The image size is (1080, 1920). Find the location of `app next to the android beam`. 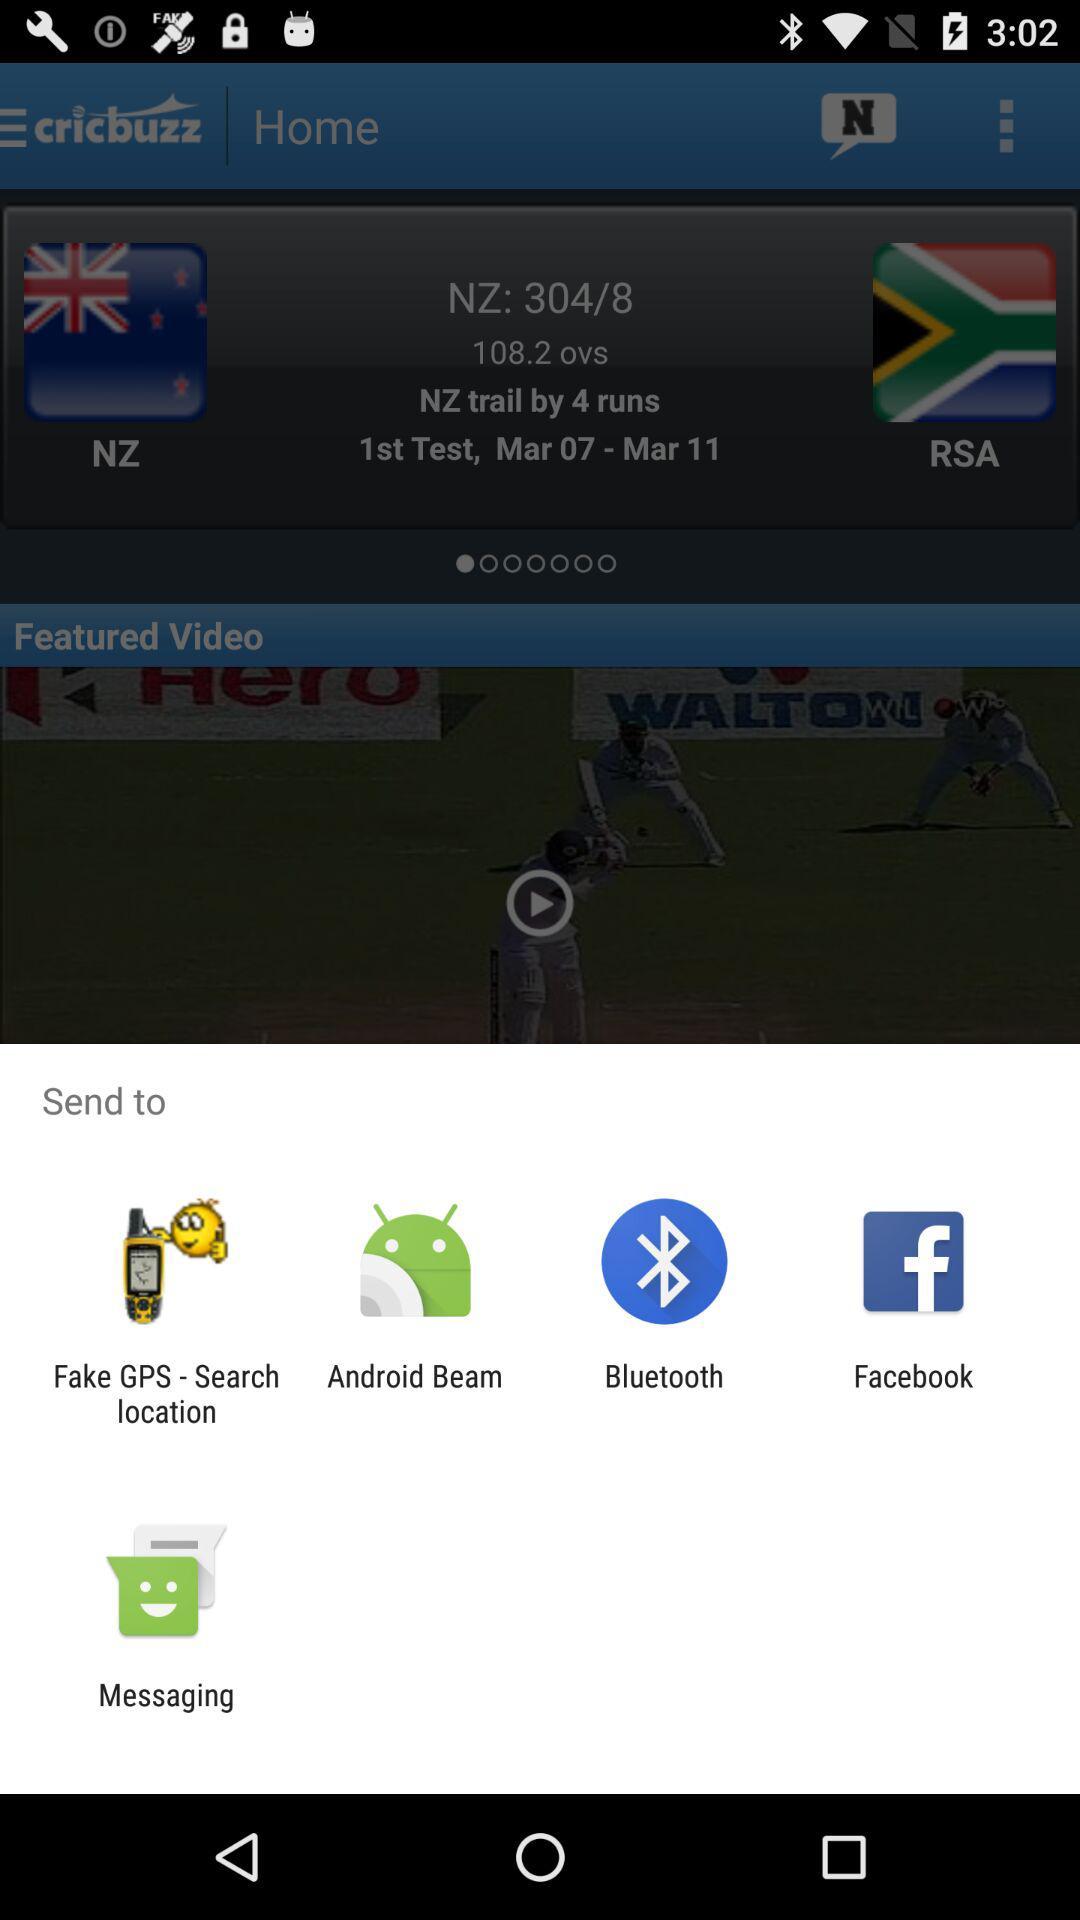

app next to the android beam is located at coordinates (664, 1392).